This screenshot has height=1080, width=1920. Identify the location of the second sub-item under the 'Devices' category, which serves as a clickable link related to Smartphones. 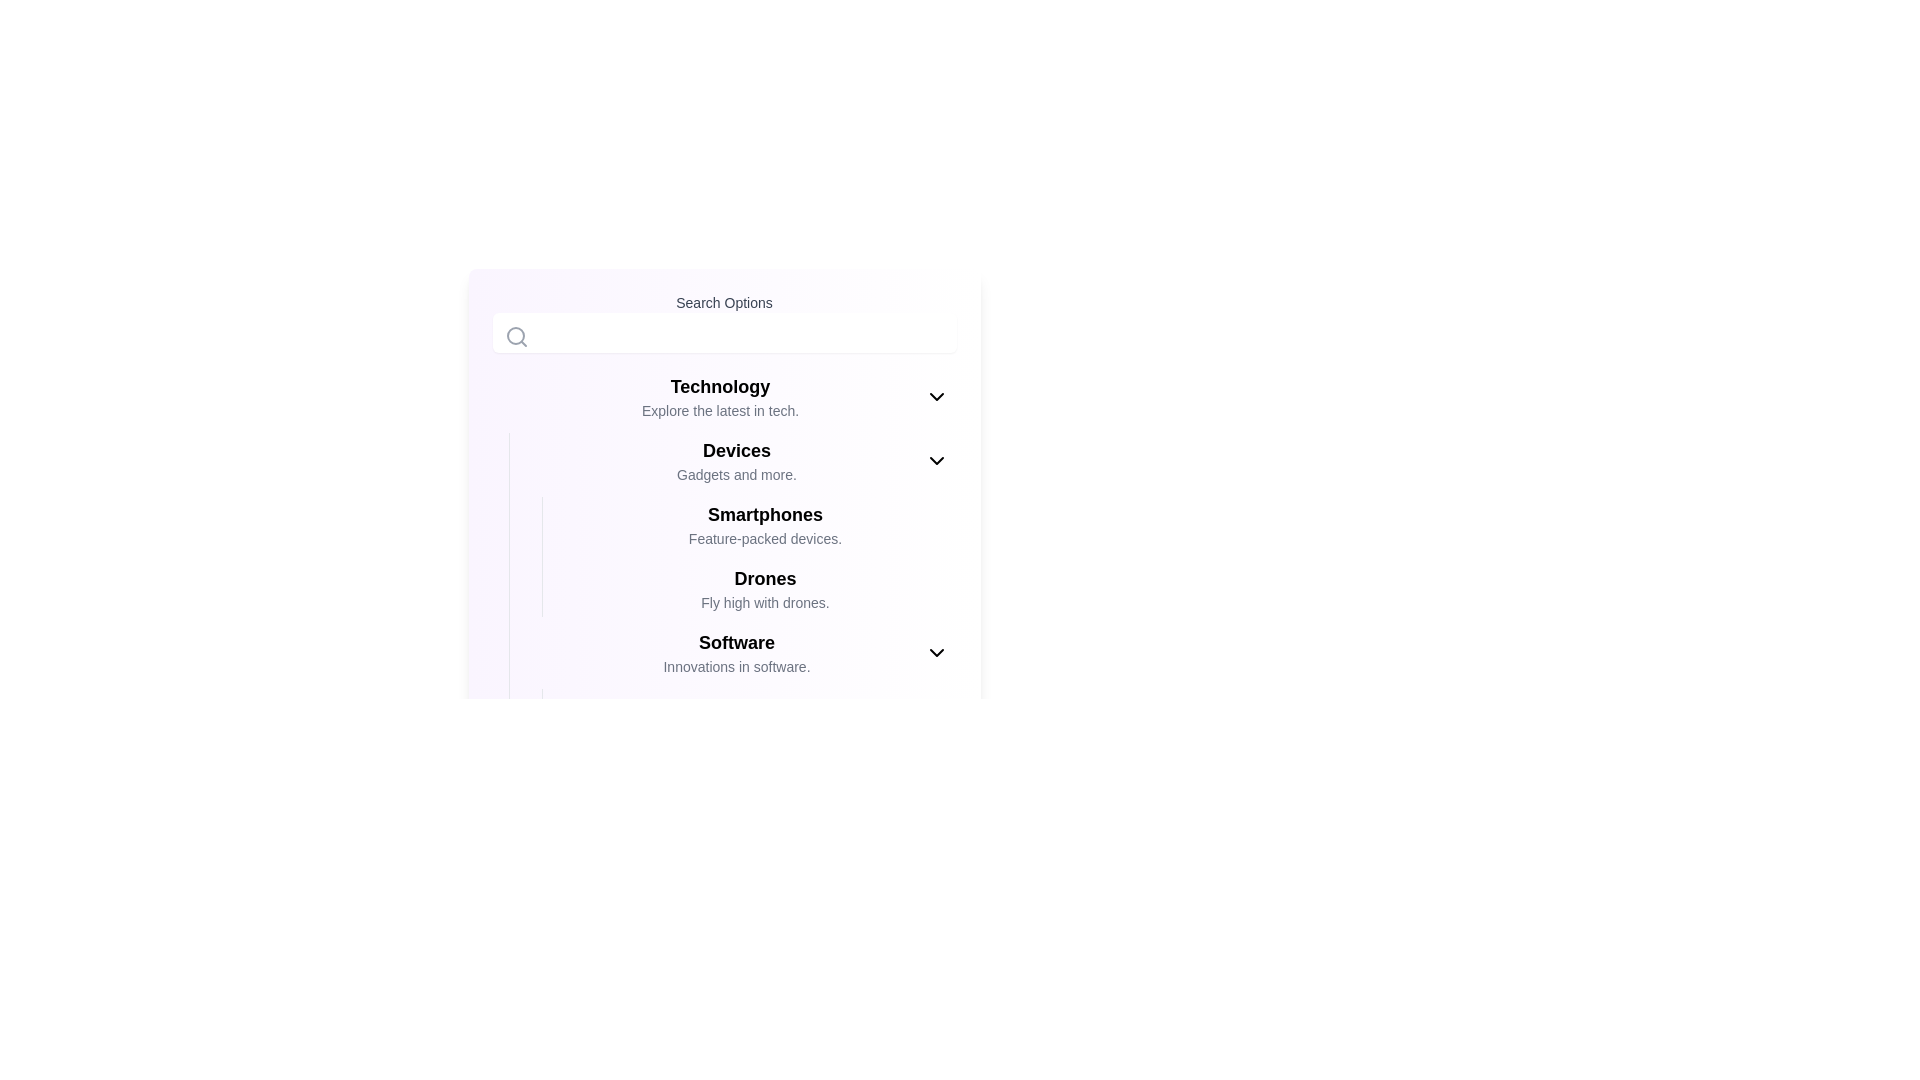
(739, 523).